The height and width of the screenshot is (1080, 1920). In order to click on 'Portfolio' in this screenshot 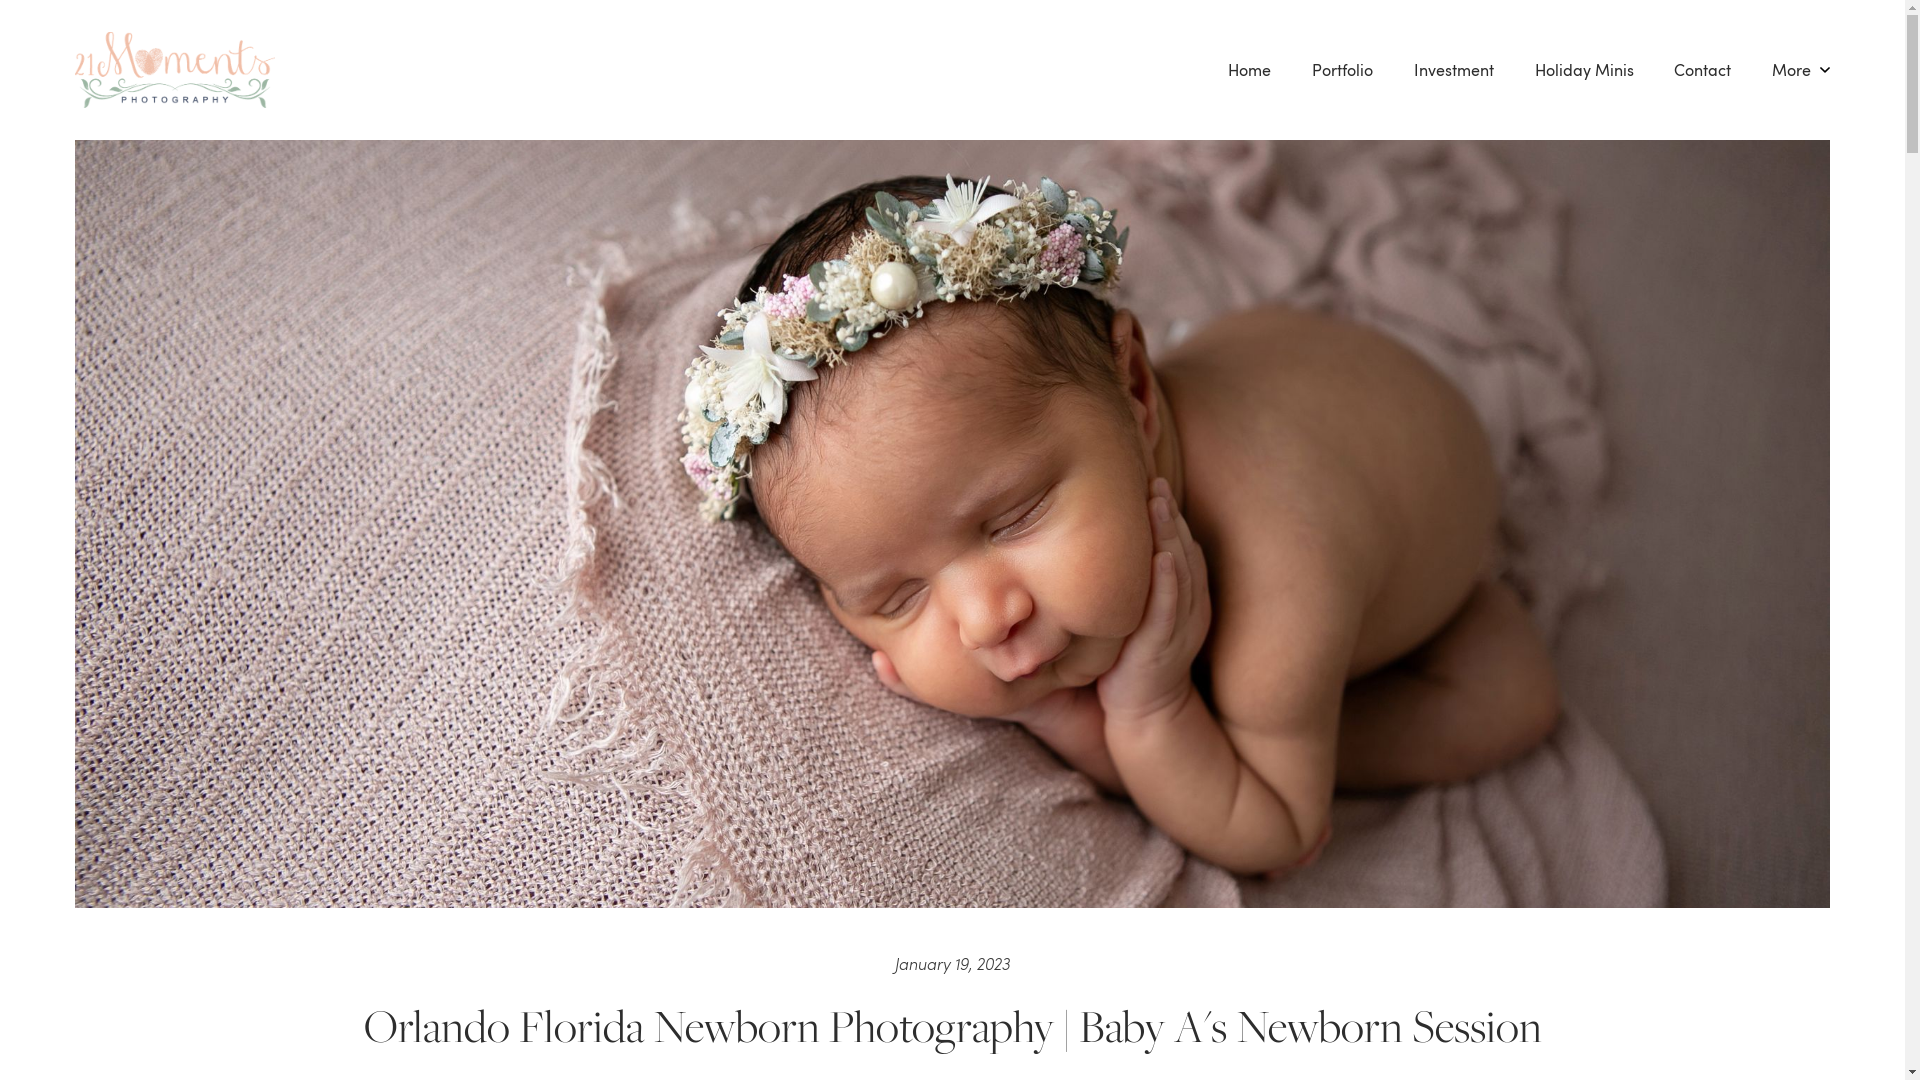, I will do `click(1343, 68)`.